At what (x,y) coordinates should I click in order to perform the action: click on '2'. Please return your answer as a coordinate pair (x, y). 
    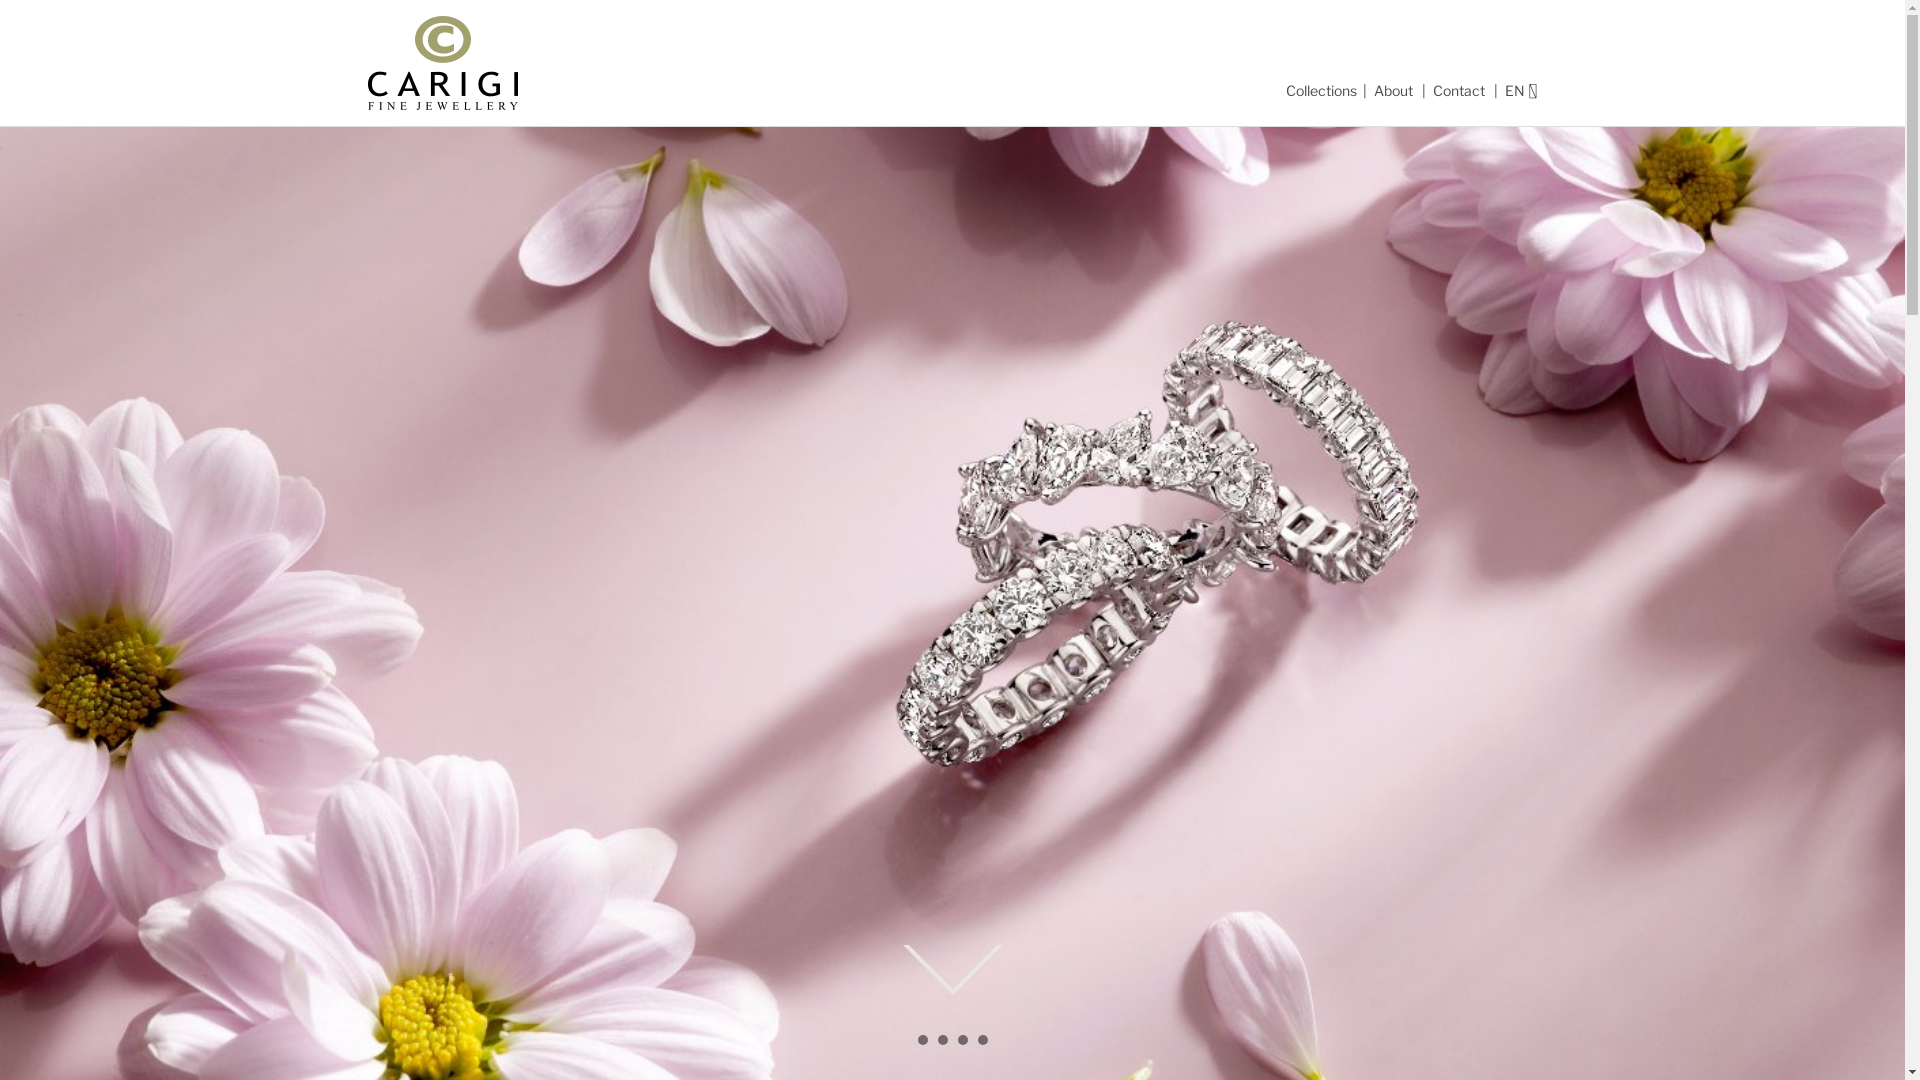
    Looking at the image, I should click on (936, 1044).